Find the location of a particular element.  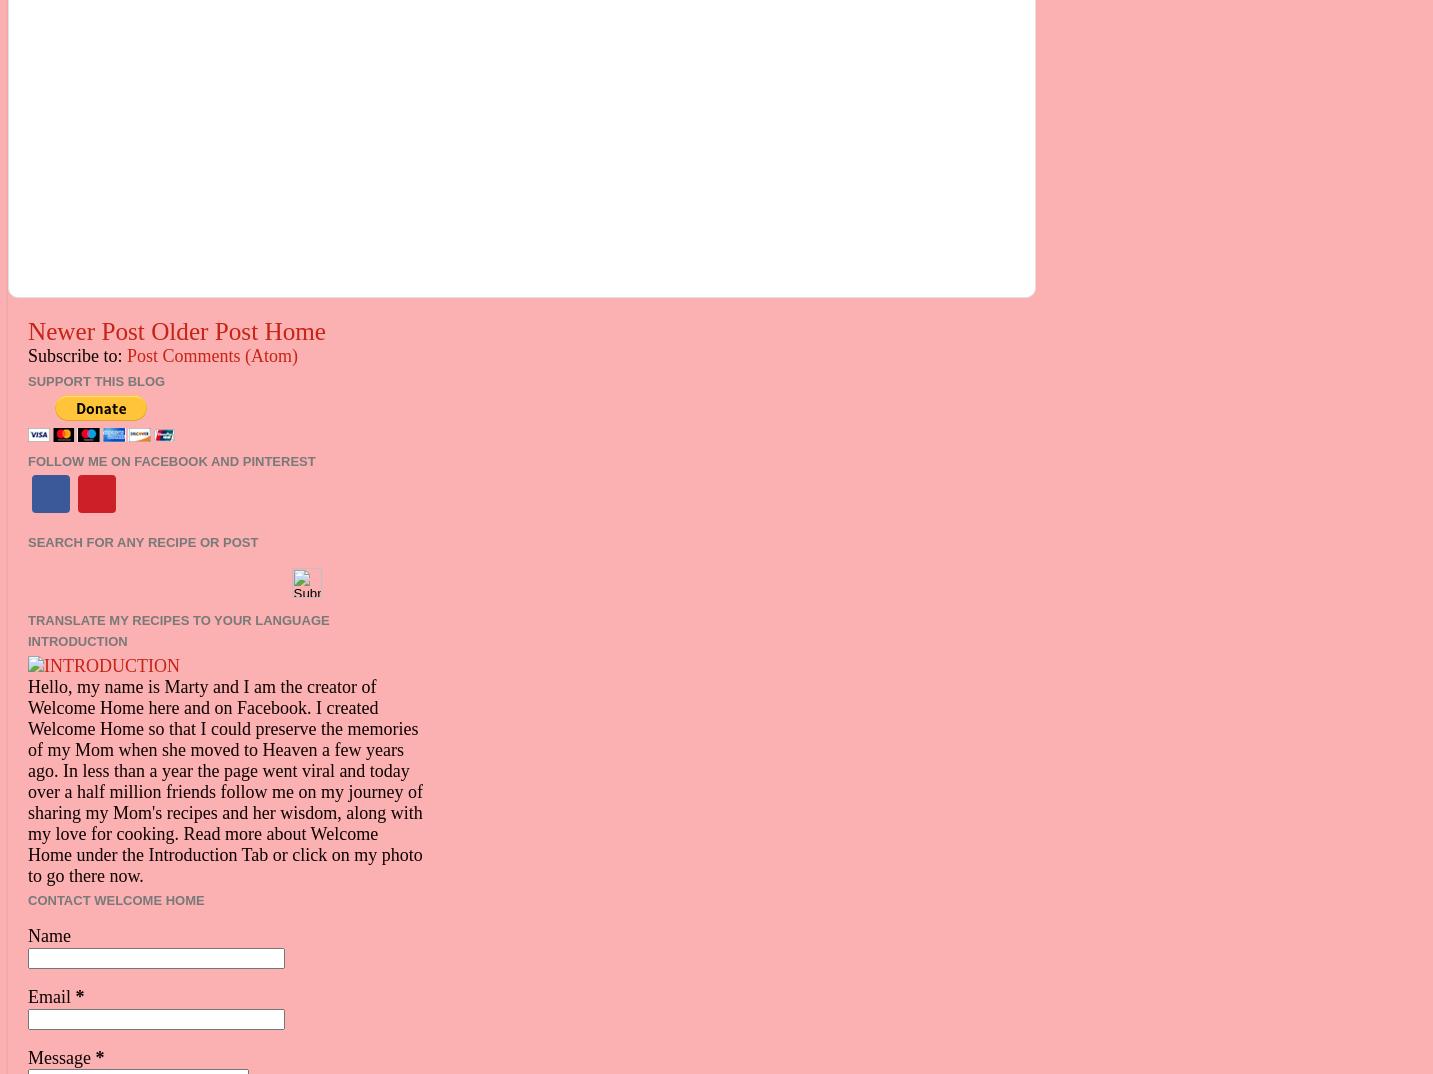

'Subscribe to:' is located at coordinates (76, 355).